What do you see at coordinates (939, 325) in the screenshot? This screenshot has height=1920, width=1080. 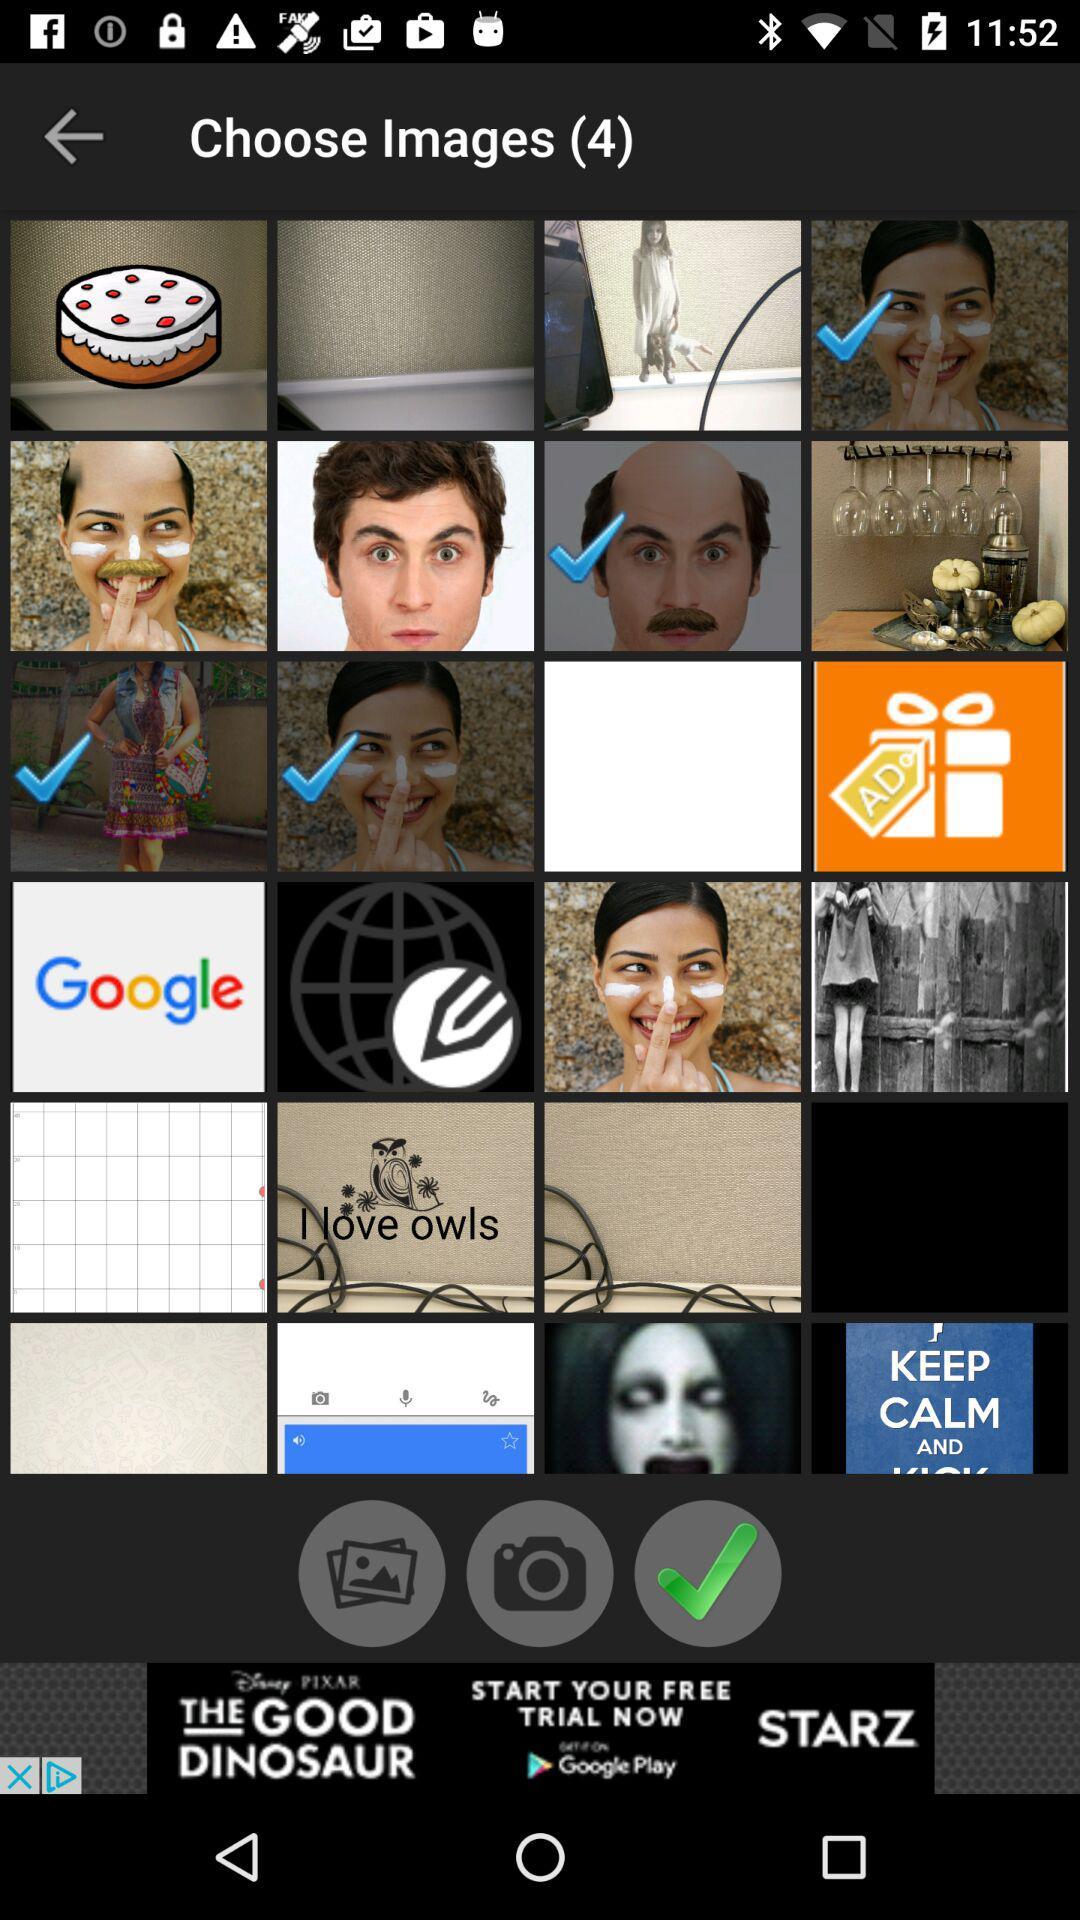 I see `choose image` at bounding box center [939, 325].